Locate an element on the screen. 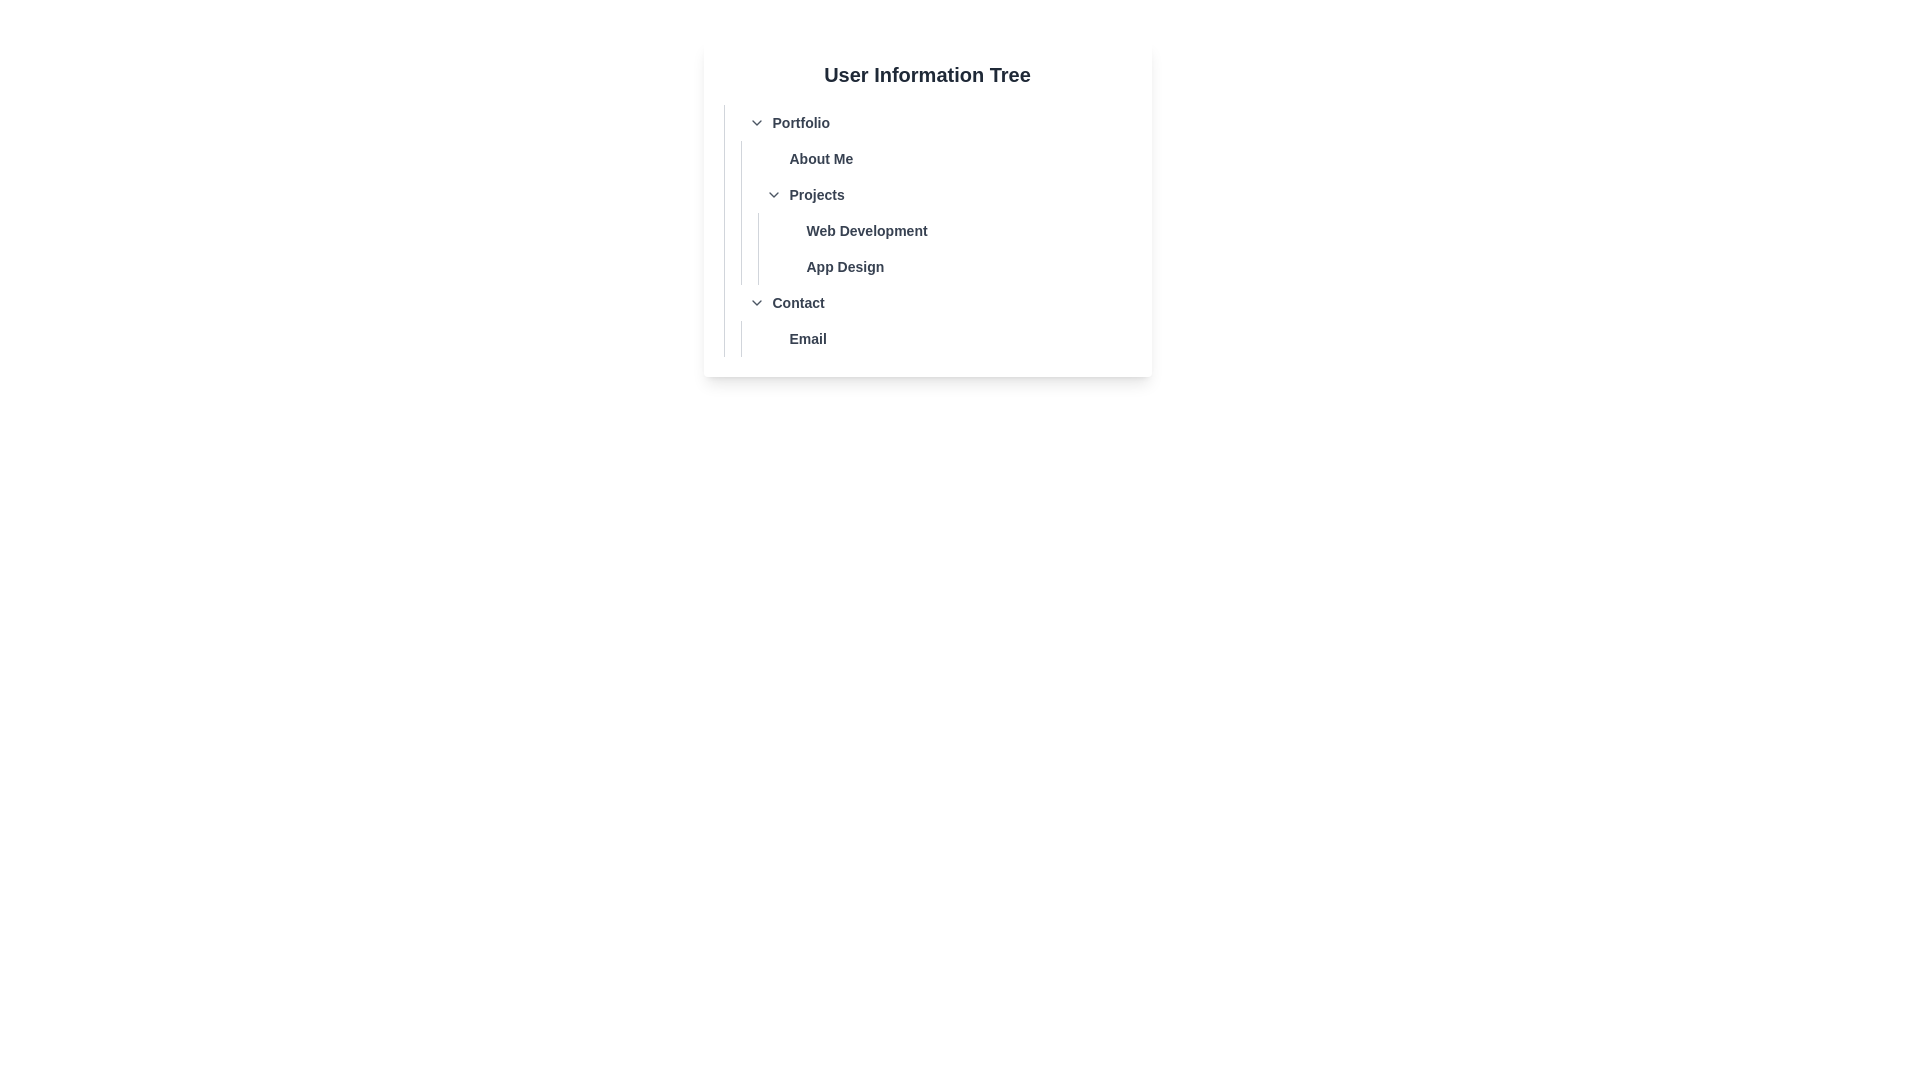 The width and height of the screenshot is (1920, 1080). the 'Email' label, which is positioned directly below the 'Contact' section in the user information tree is located at coordinates (935, 338).